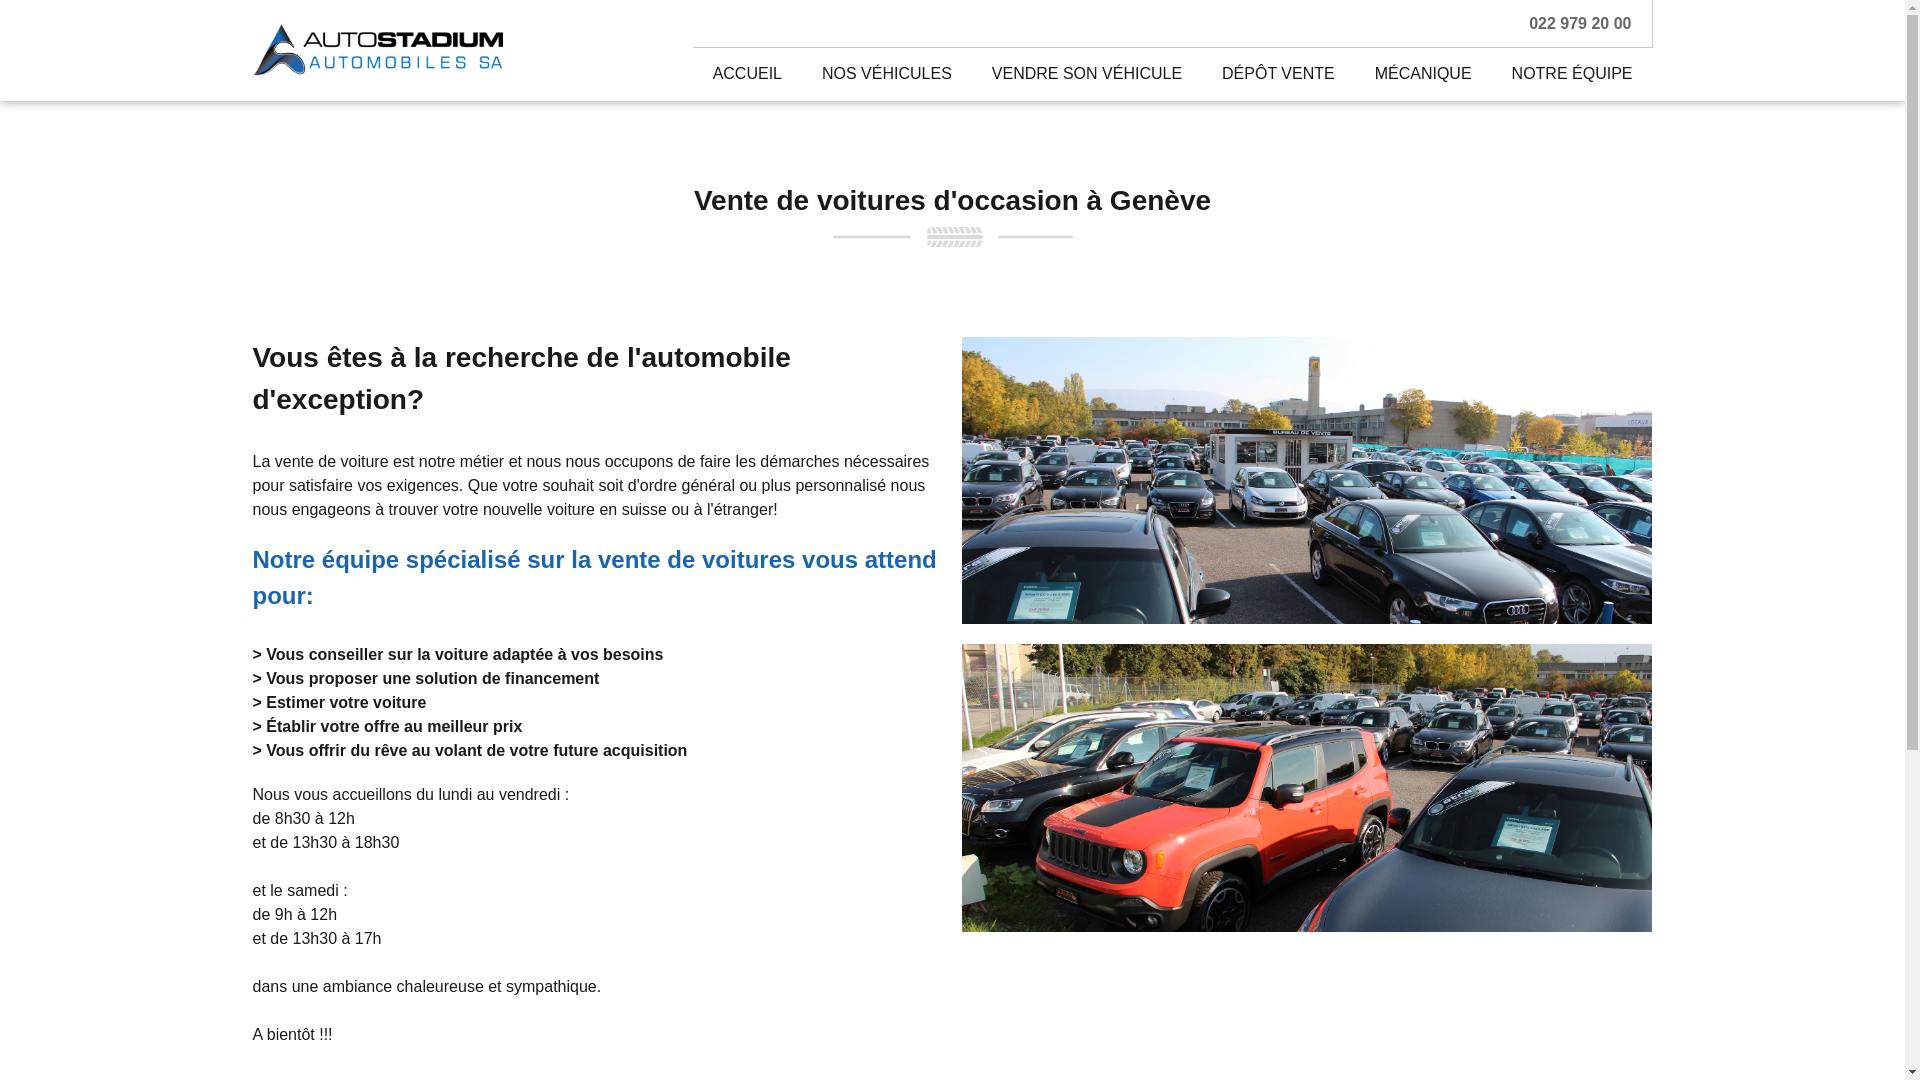 The width and height of the screenshot is (1920, 1080). I want to click on 'Autostadium Automobile', so click(377, 49).